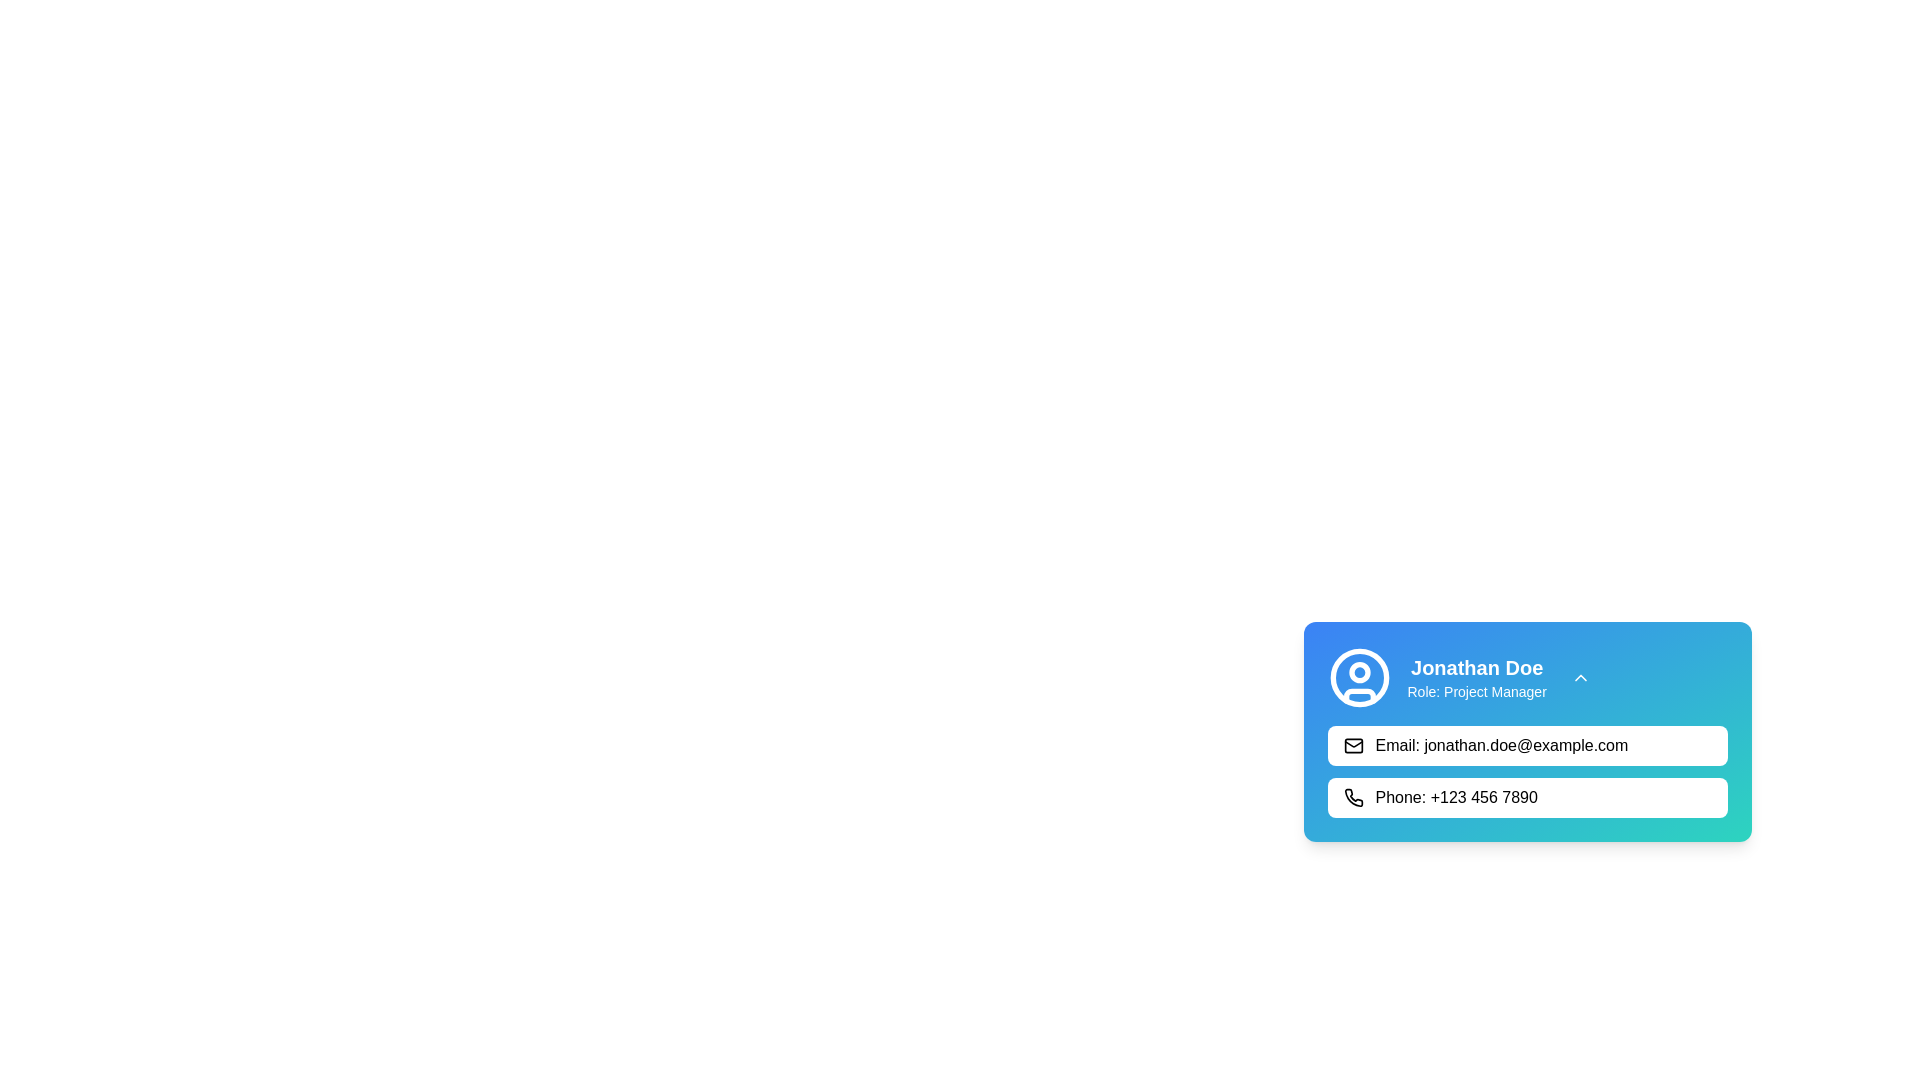 This screenshot has width=1920, height=1080. What do you see at coordinates (1477, 667) in the screenshot?
I see `the text element displaying 'Jonathan Doe', which is prominently styled in bold white font on a gradient blue background at the top of a rectangular card interface` at bounding box center [1477, 667].